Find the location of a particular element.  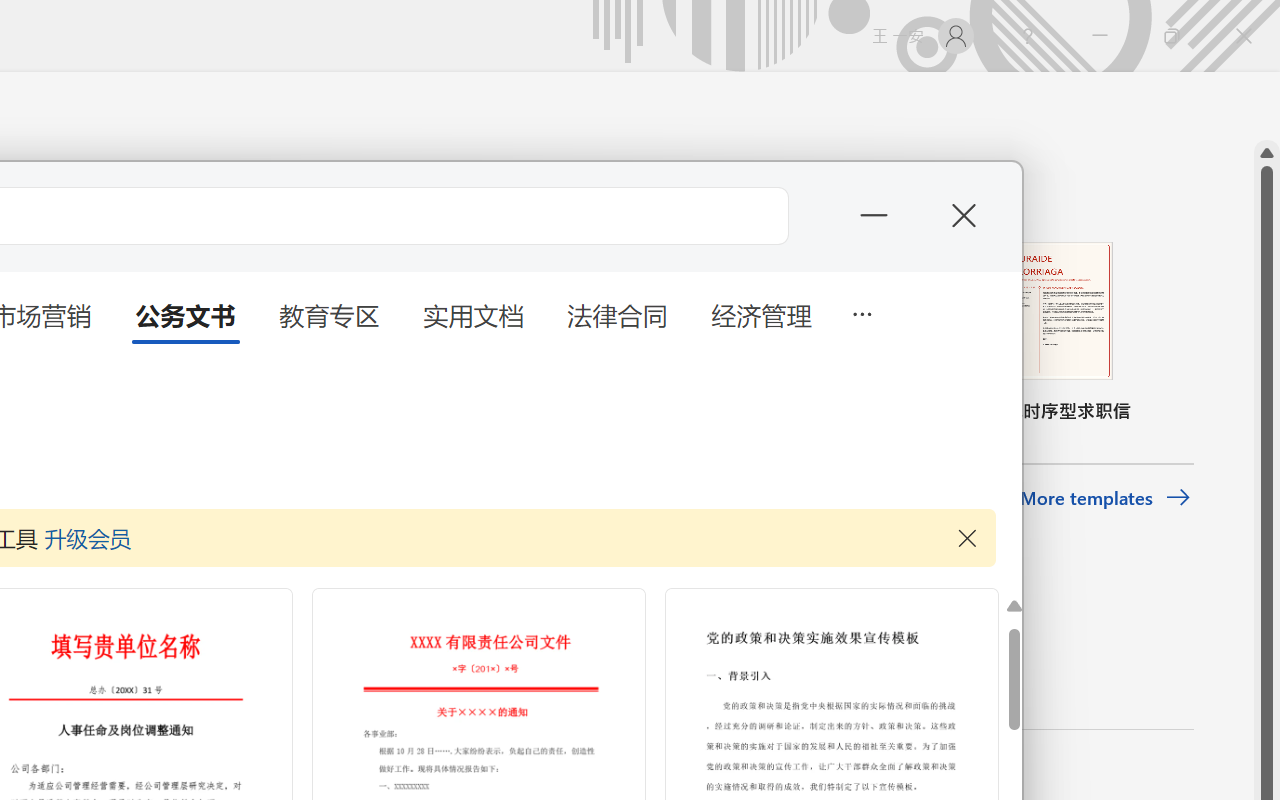

'5 more tabs' is located at coordinates (861, 311).